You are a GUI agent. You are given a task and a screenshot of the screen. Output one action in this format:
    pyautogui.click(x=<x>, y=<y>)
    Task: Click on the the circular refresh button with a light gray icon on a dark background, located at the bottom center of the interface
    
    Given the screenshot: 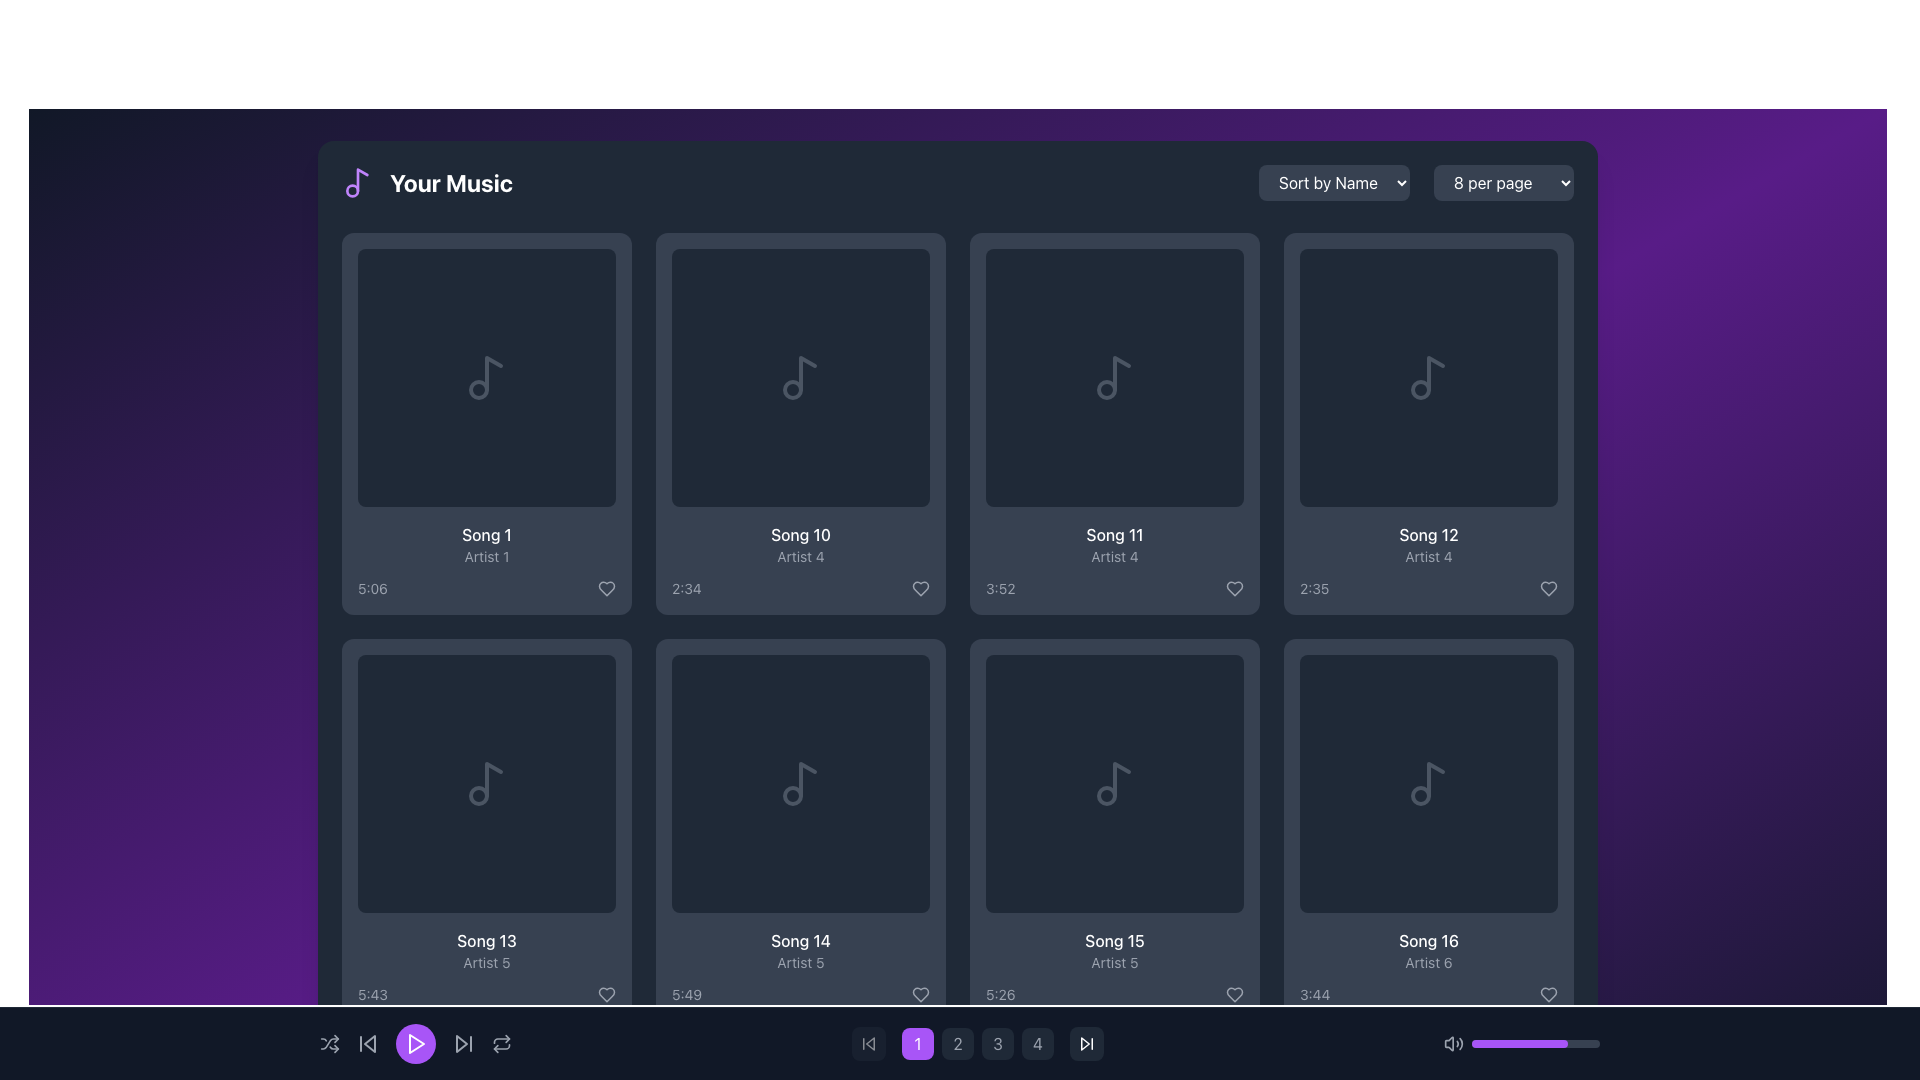 What is the action you would take?
    pyautogui.click(x=502, y=1043)
    